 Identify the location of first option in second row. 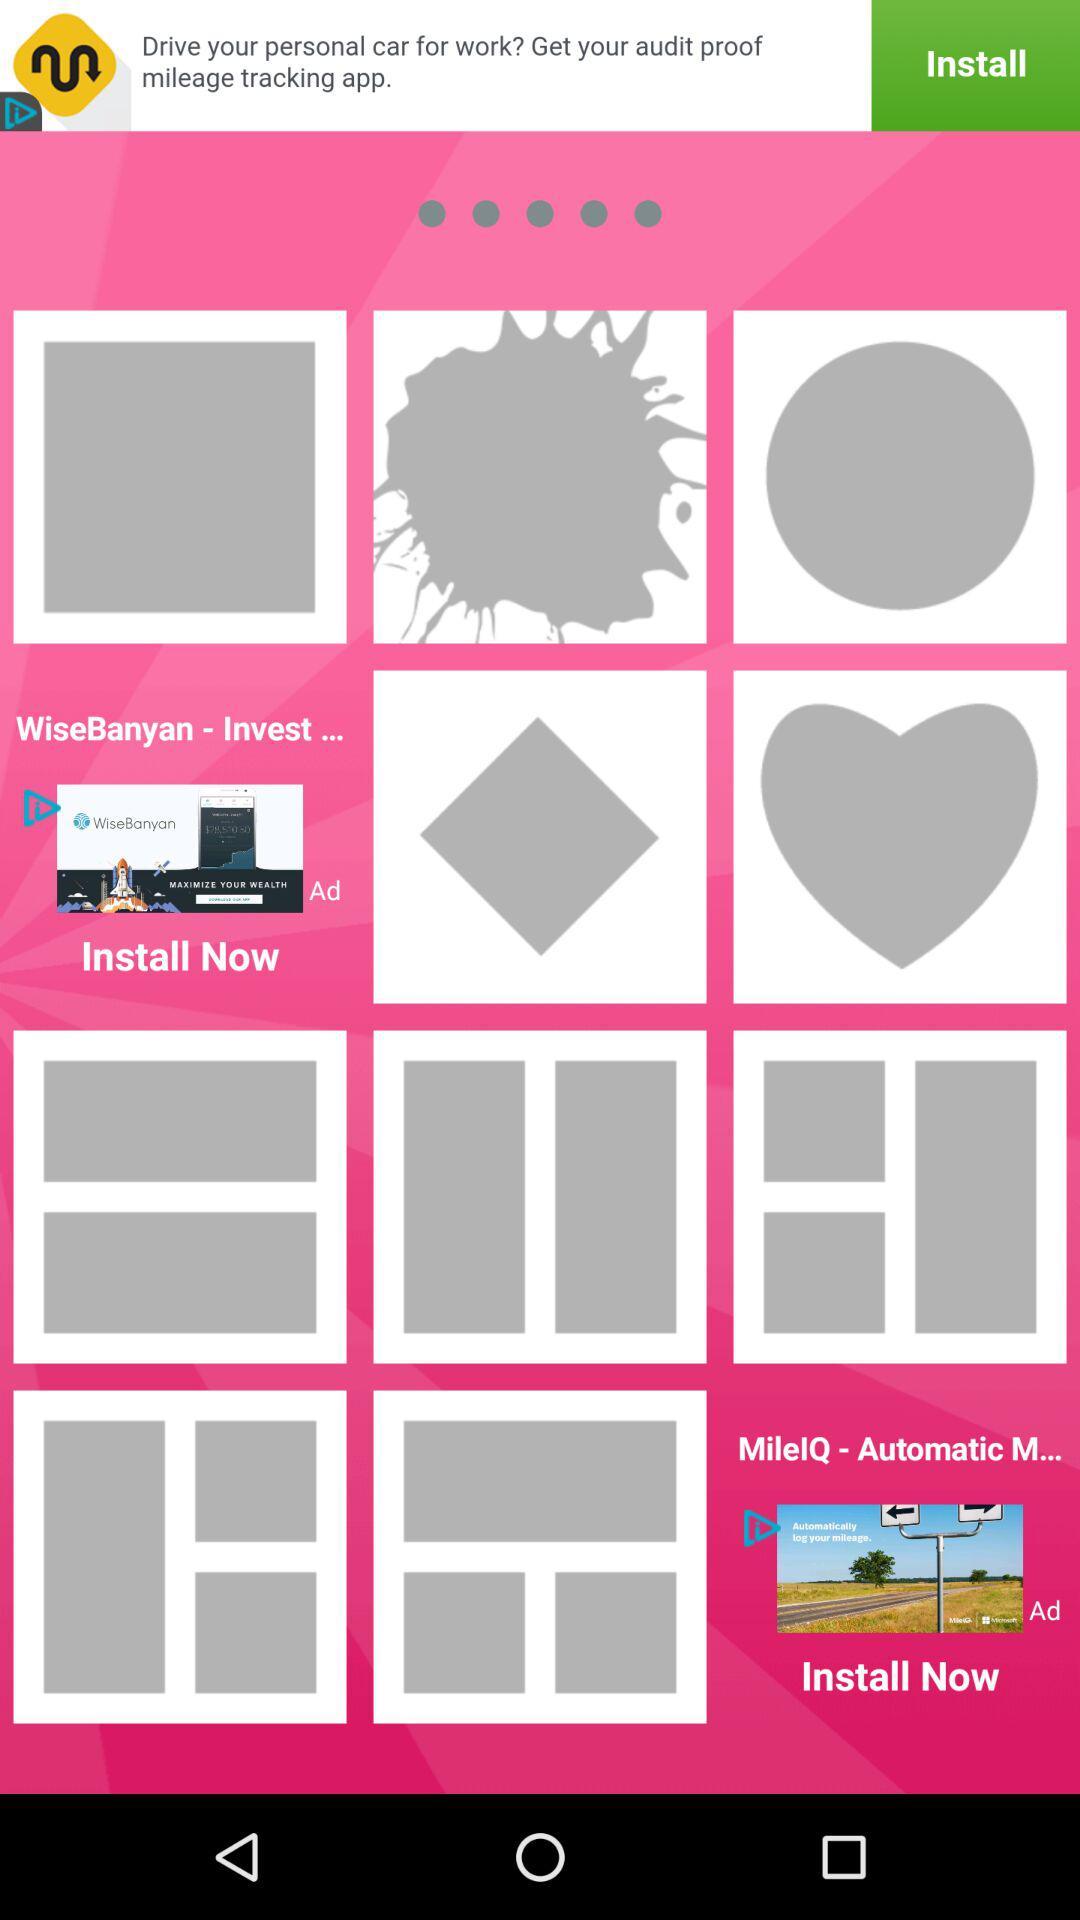
(180, 837).